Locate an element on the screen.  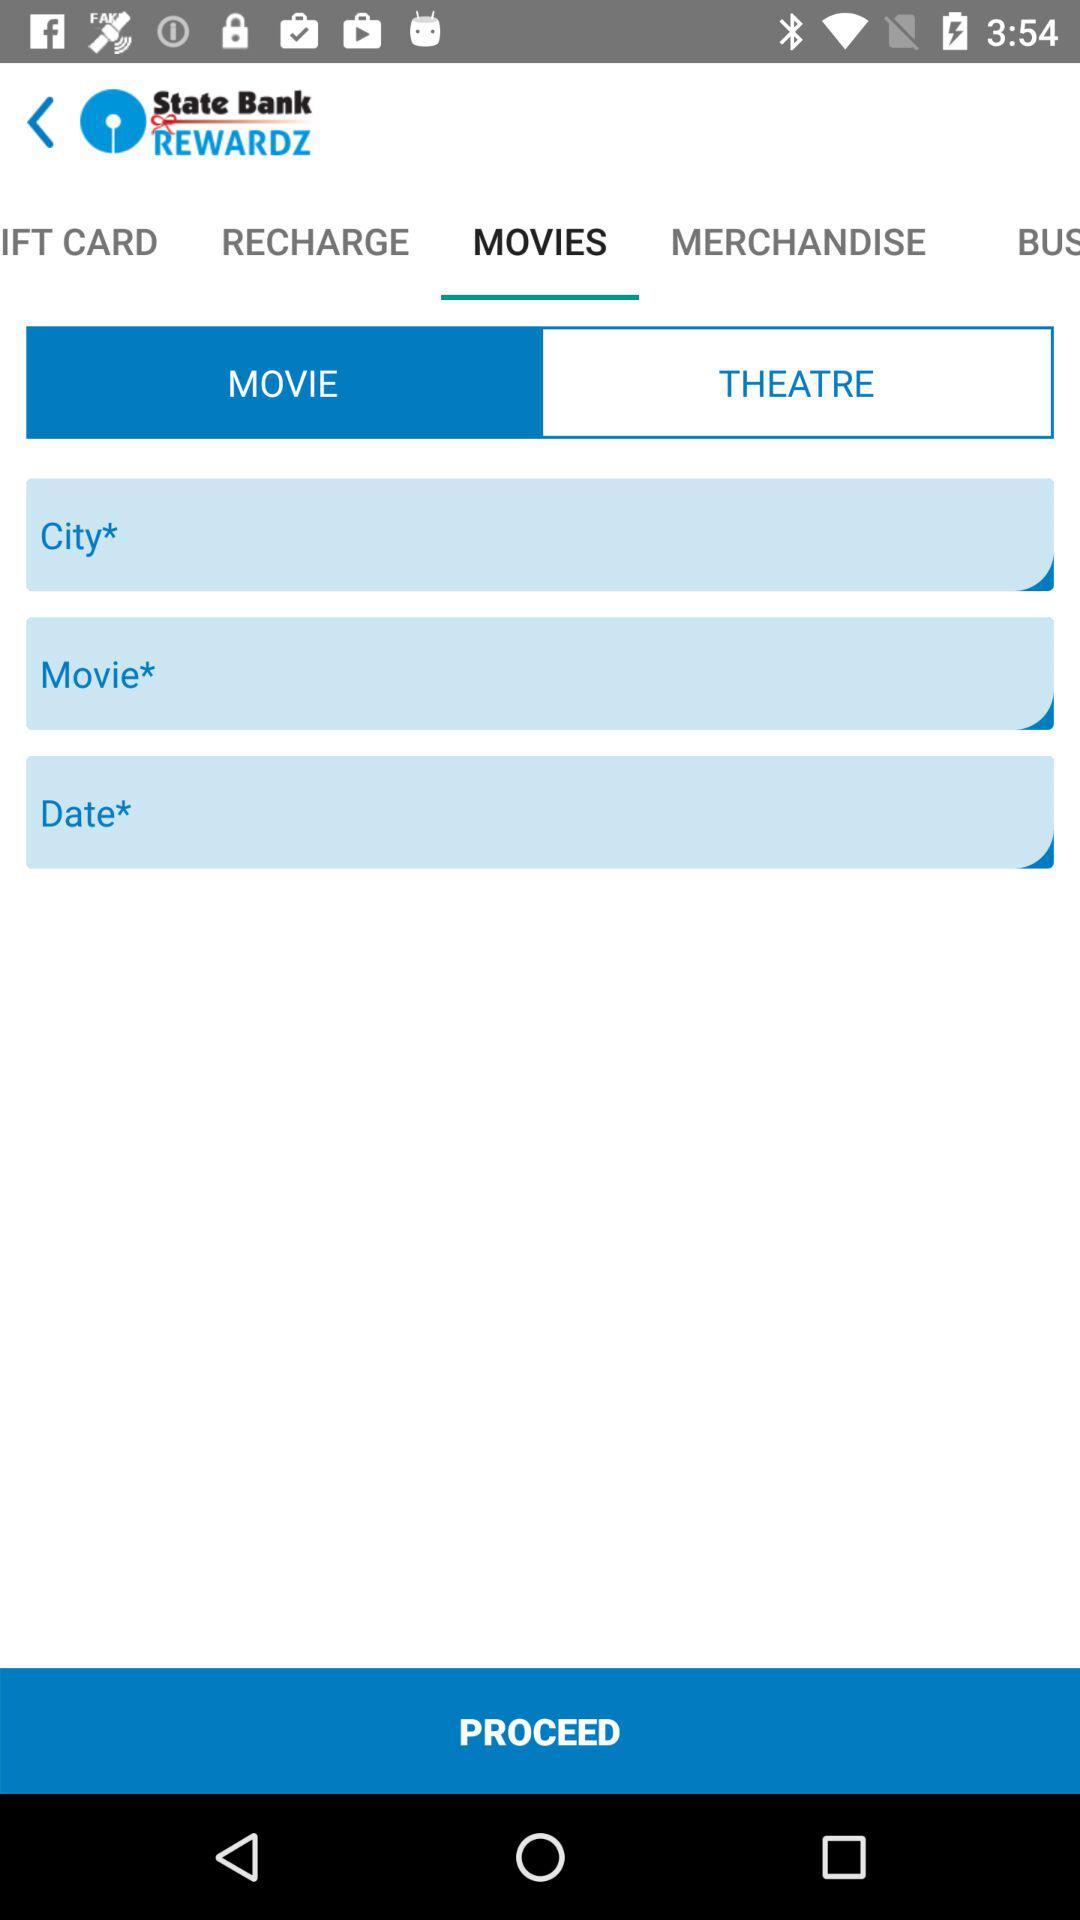
app below movies is located at coordinates (795, 382).